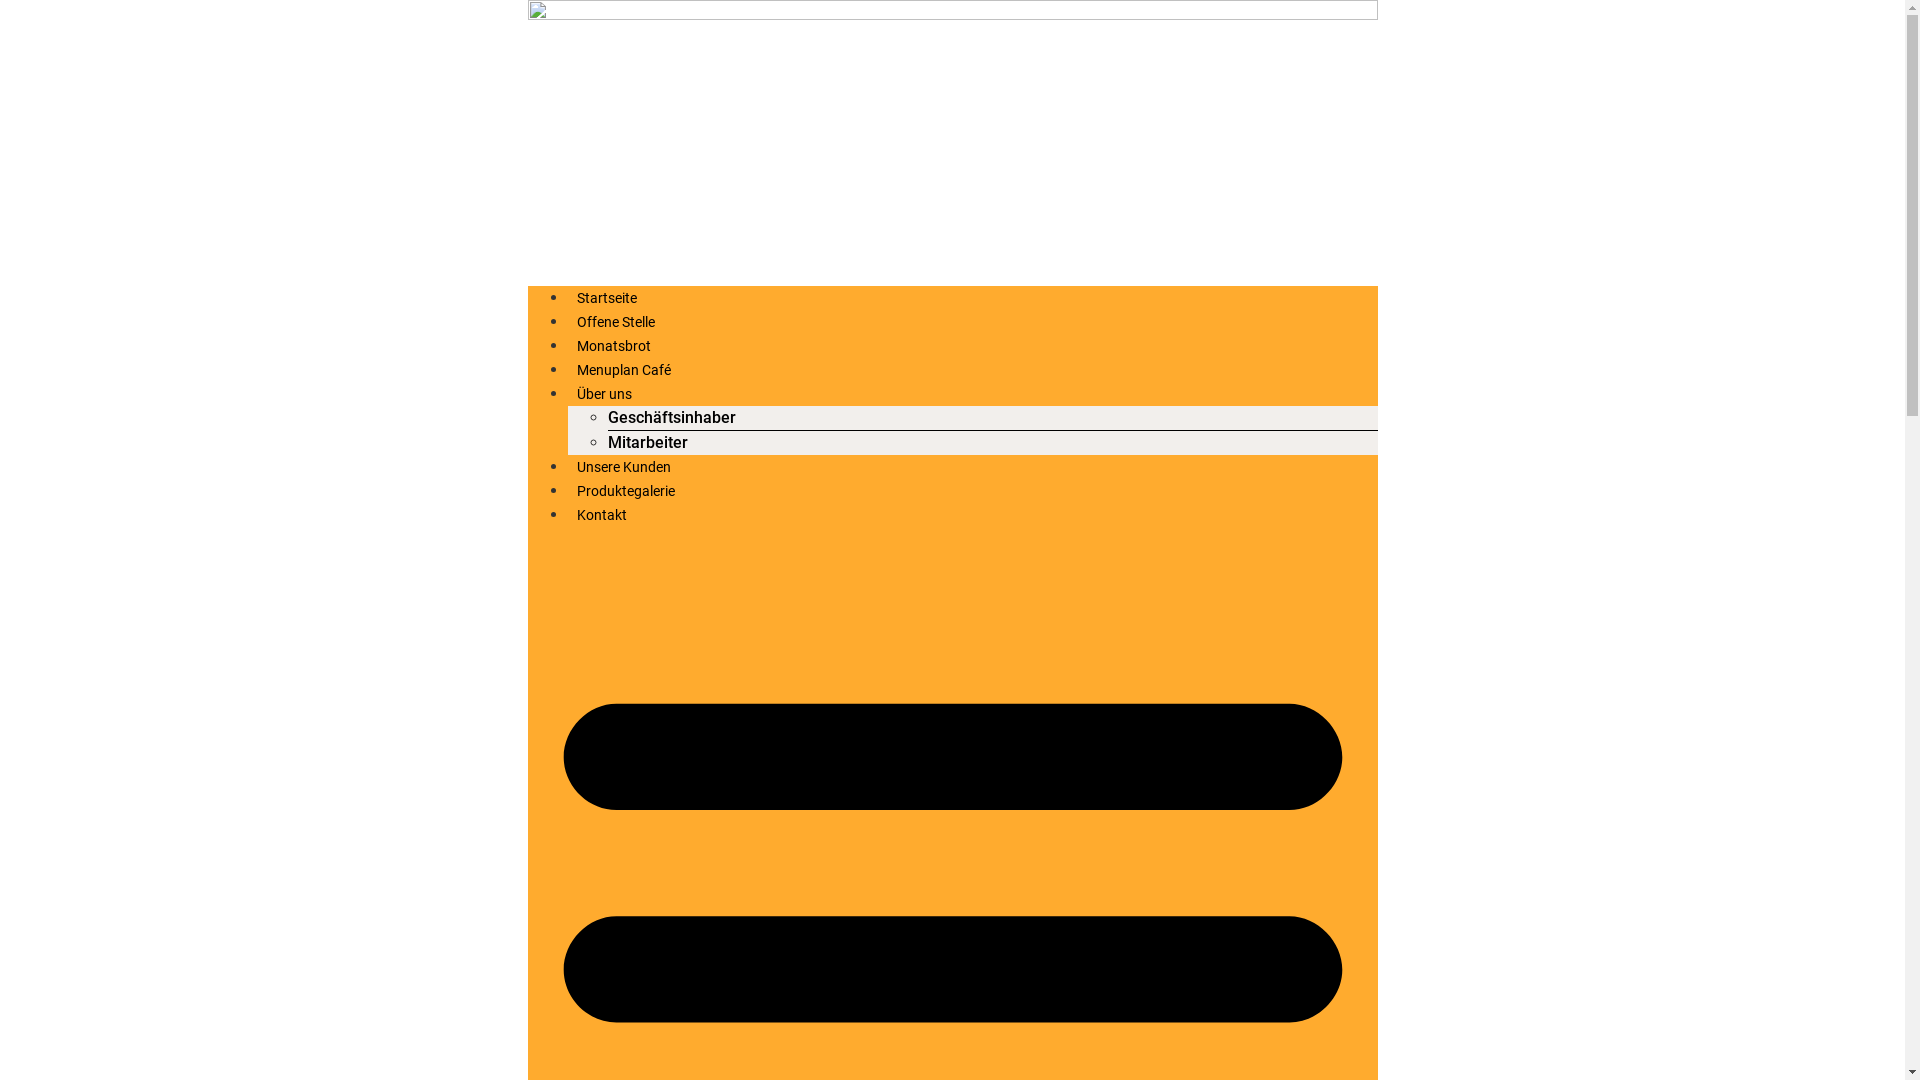  I want to click on 'Startseite', so click(605, 297).